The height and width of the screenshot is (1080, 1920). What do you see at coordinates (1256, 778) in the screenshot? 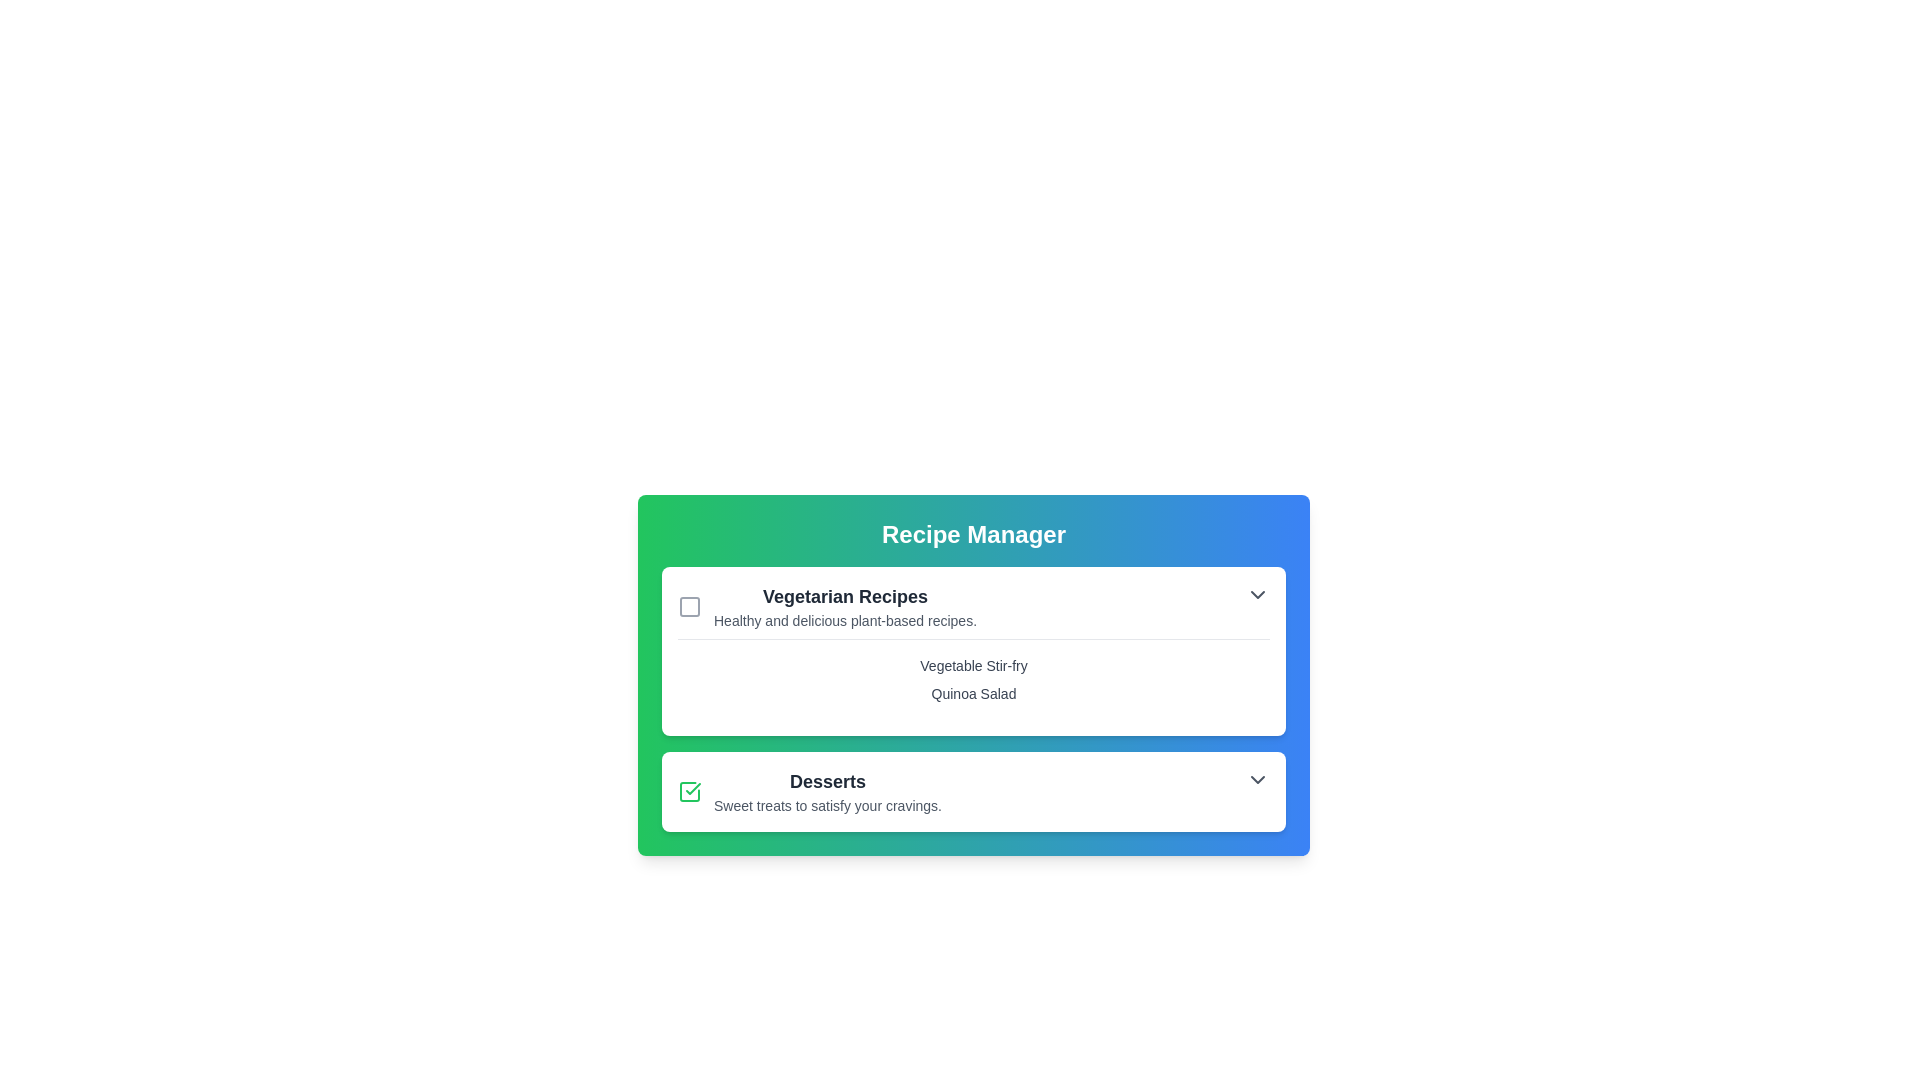
I see `the downward triangle-shaped chevron icon button located at the far right of the 'Desserts' section` at bounding box center [1256, 778].